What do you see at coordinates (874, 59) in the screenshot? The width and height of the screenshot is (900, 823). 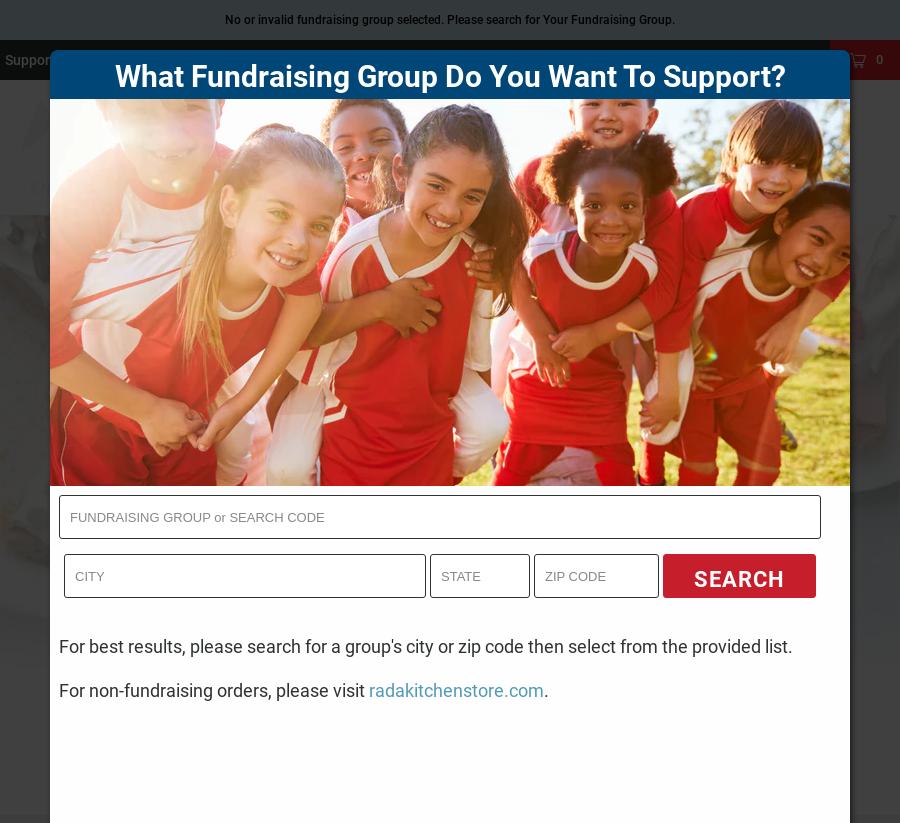 I see `'0'` at bounding box center [874, 59].